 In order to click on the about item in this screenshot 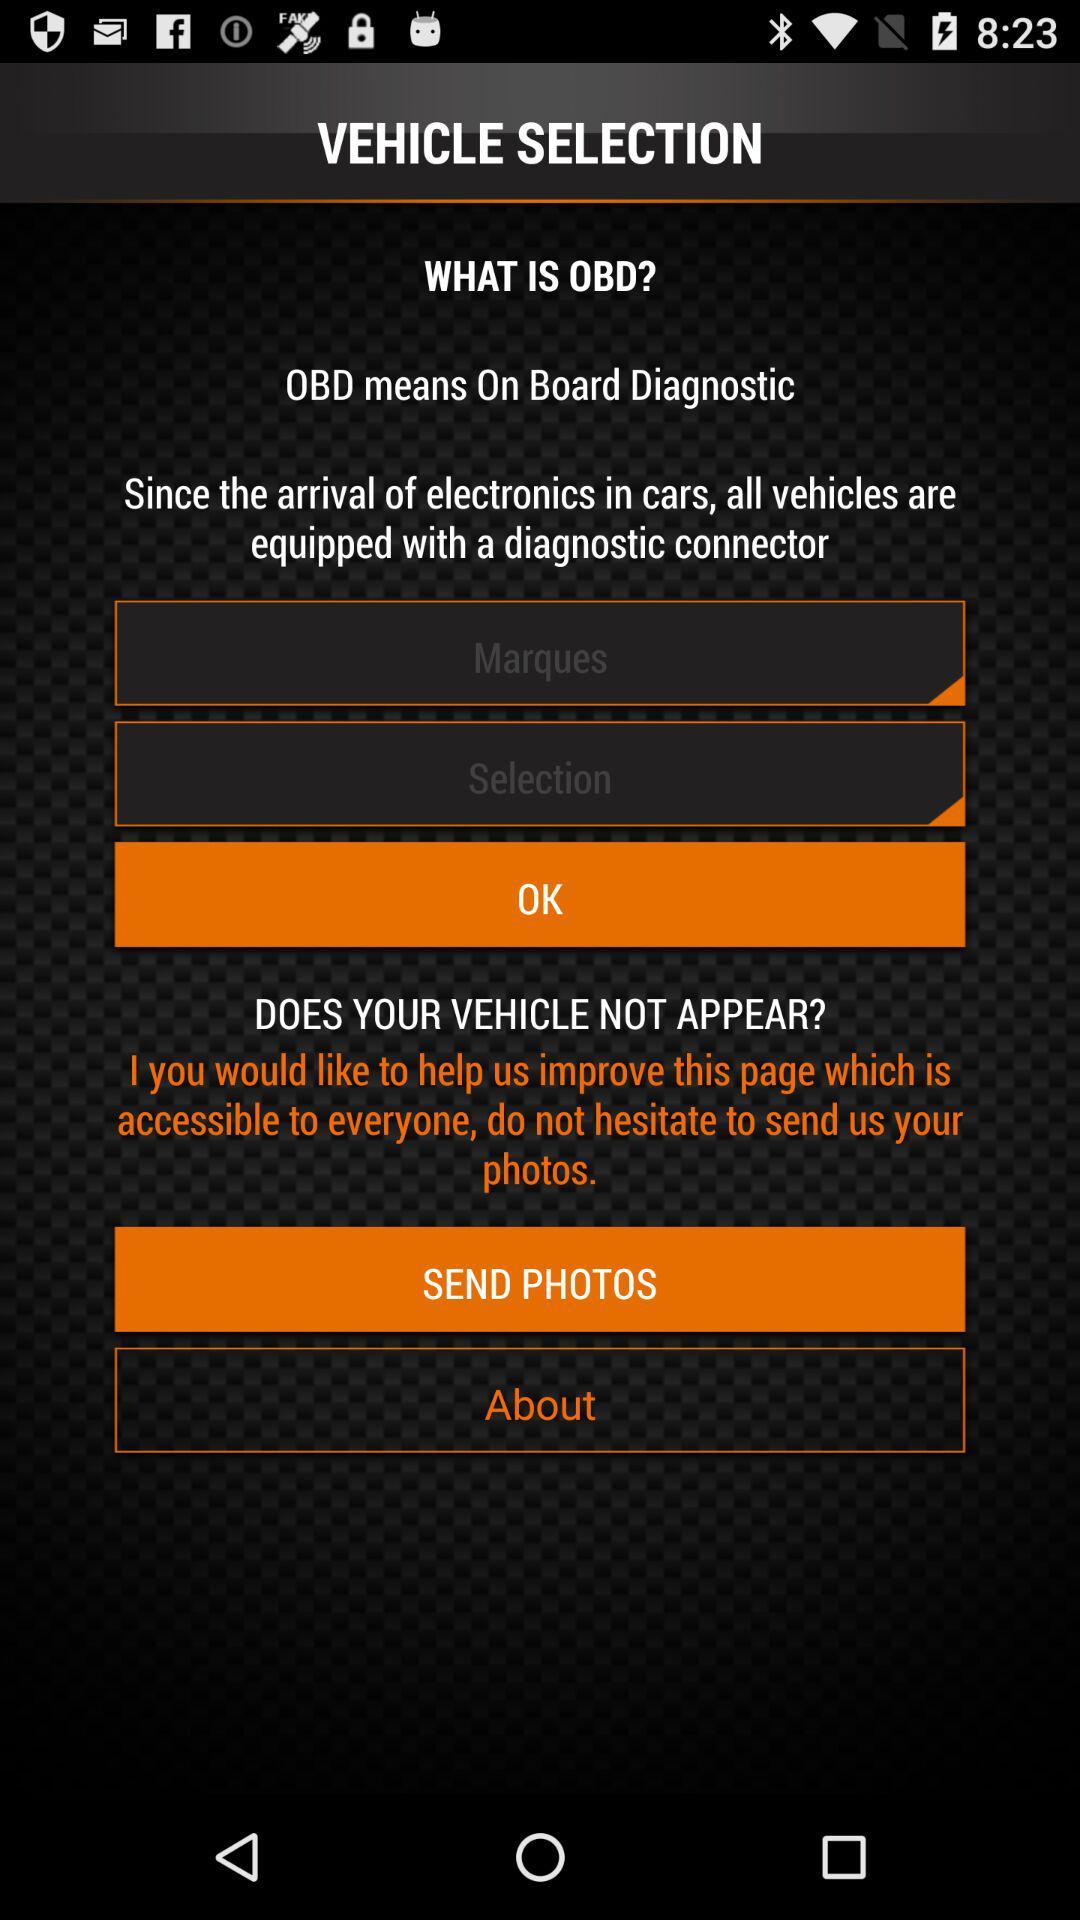, I will do `click(540, 1402)`.